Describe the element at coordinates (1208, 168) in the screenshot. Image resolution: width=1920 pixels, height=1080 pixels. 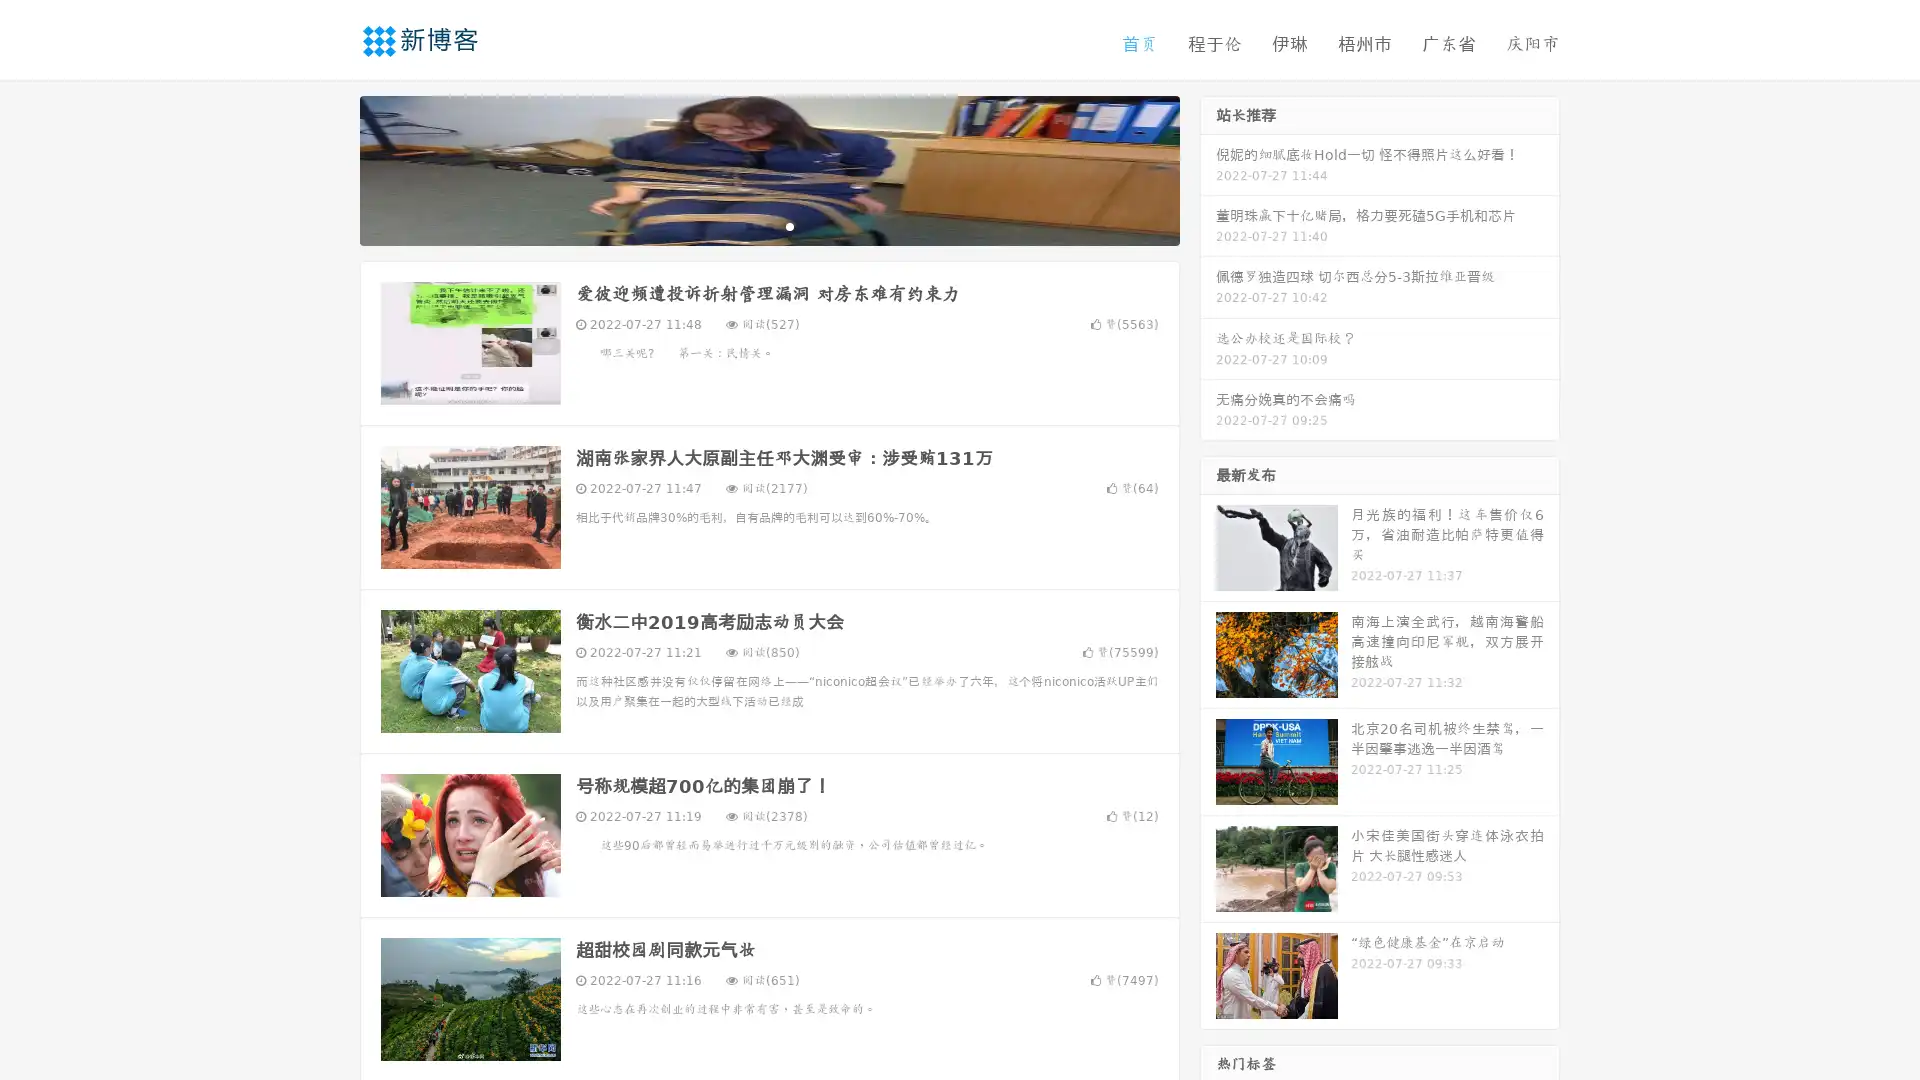
I see `Next slide` at that location.